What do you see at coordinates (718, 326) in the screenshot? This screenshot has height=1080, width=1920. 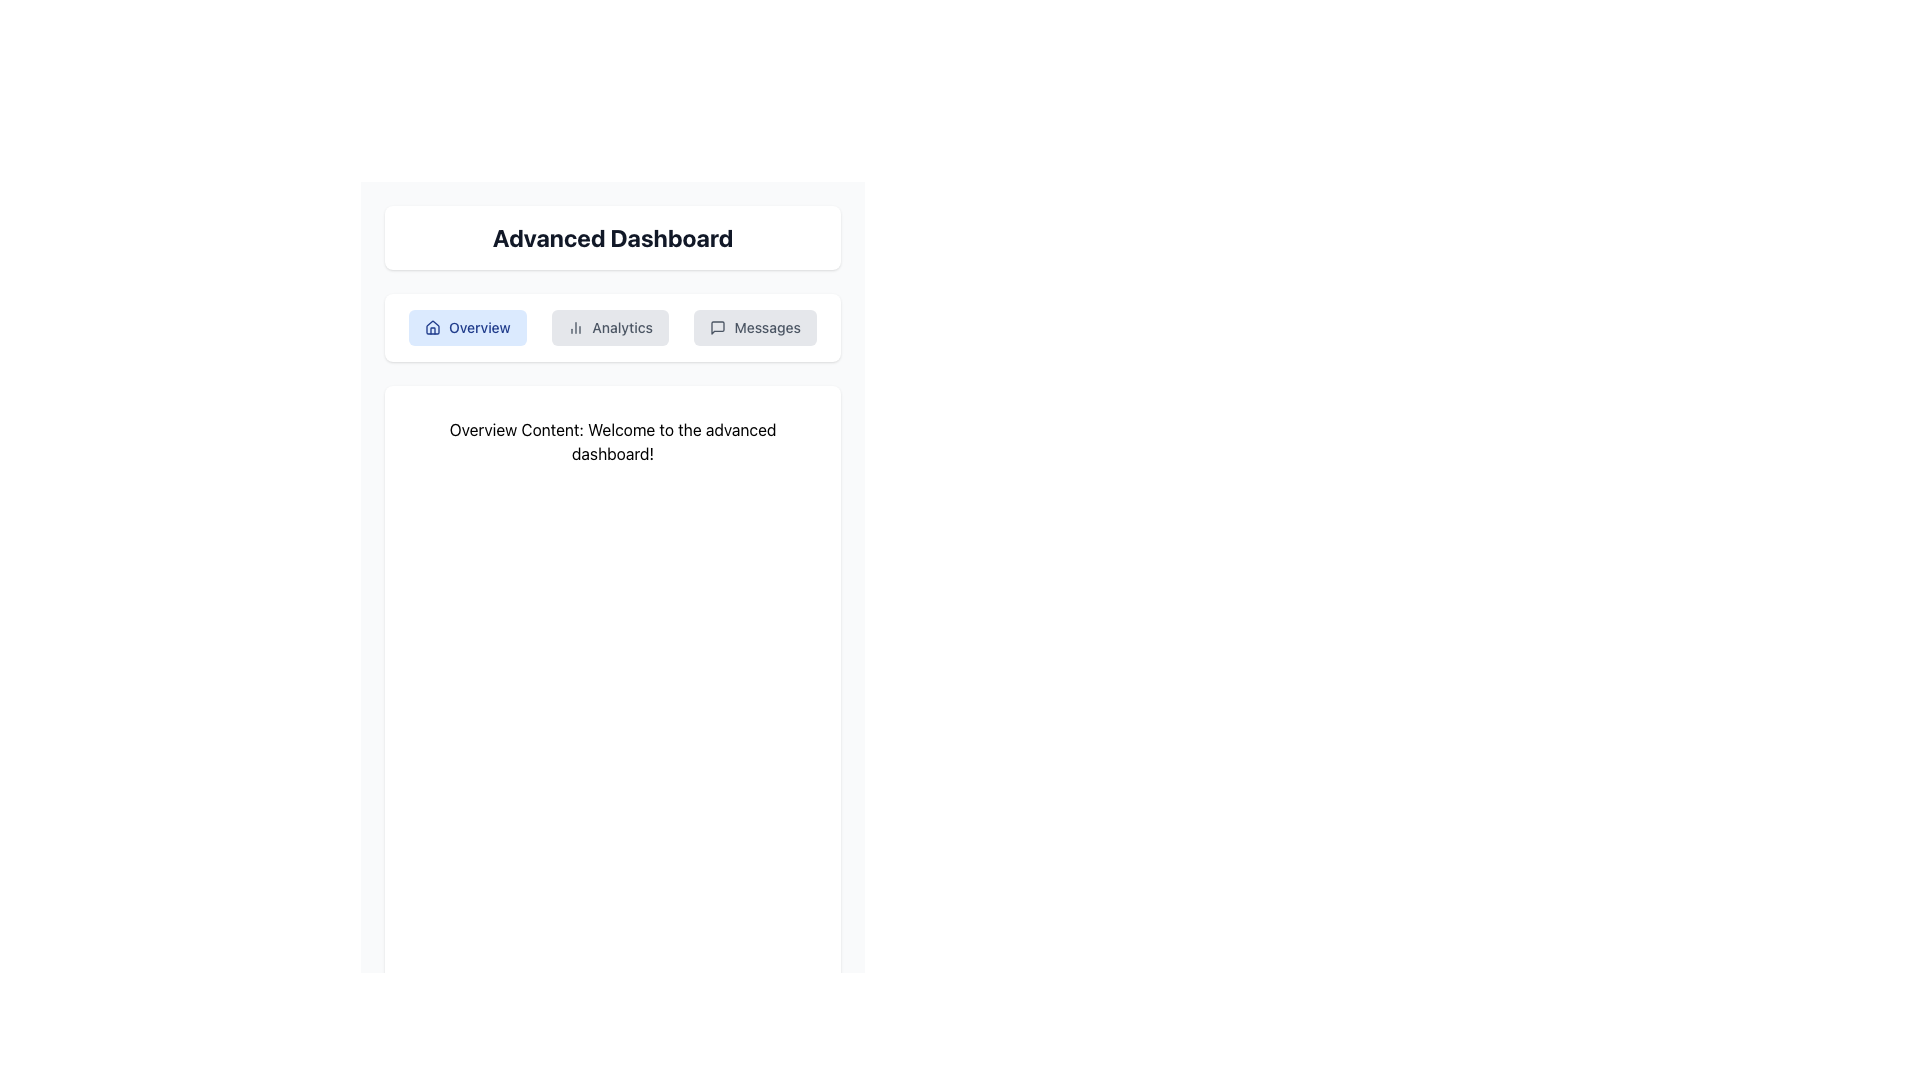 I see `the 'Messages' button on the navigation bar, which contains the message bubble icon, the third button from the left` at bounding box center [718, 326].